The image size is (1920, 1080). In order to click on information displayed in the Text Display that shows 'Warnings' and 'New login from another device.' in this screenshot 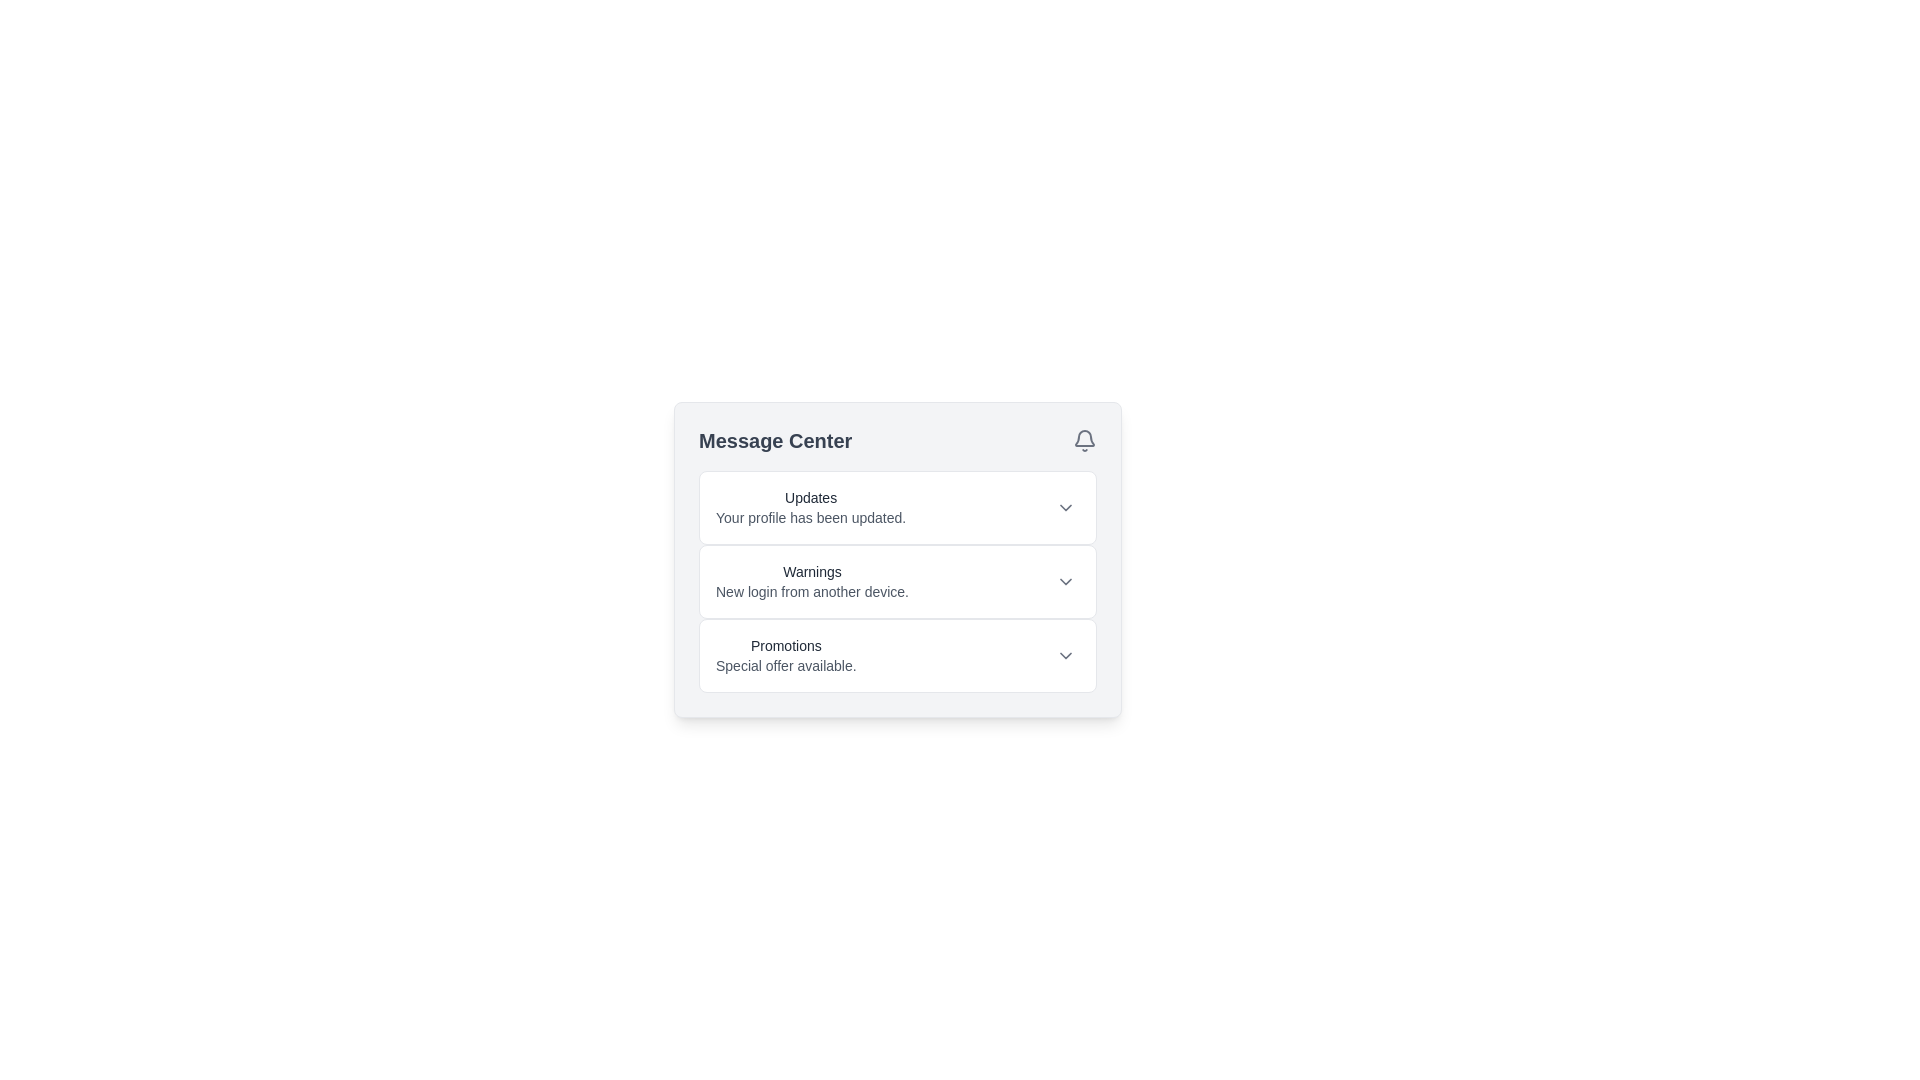, I will do `click(812, 582)`.